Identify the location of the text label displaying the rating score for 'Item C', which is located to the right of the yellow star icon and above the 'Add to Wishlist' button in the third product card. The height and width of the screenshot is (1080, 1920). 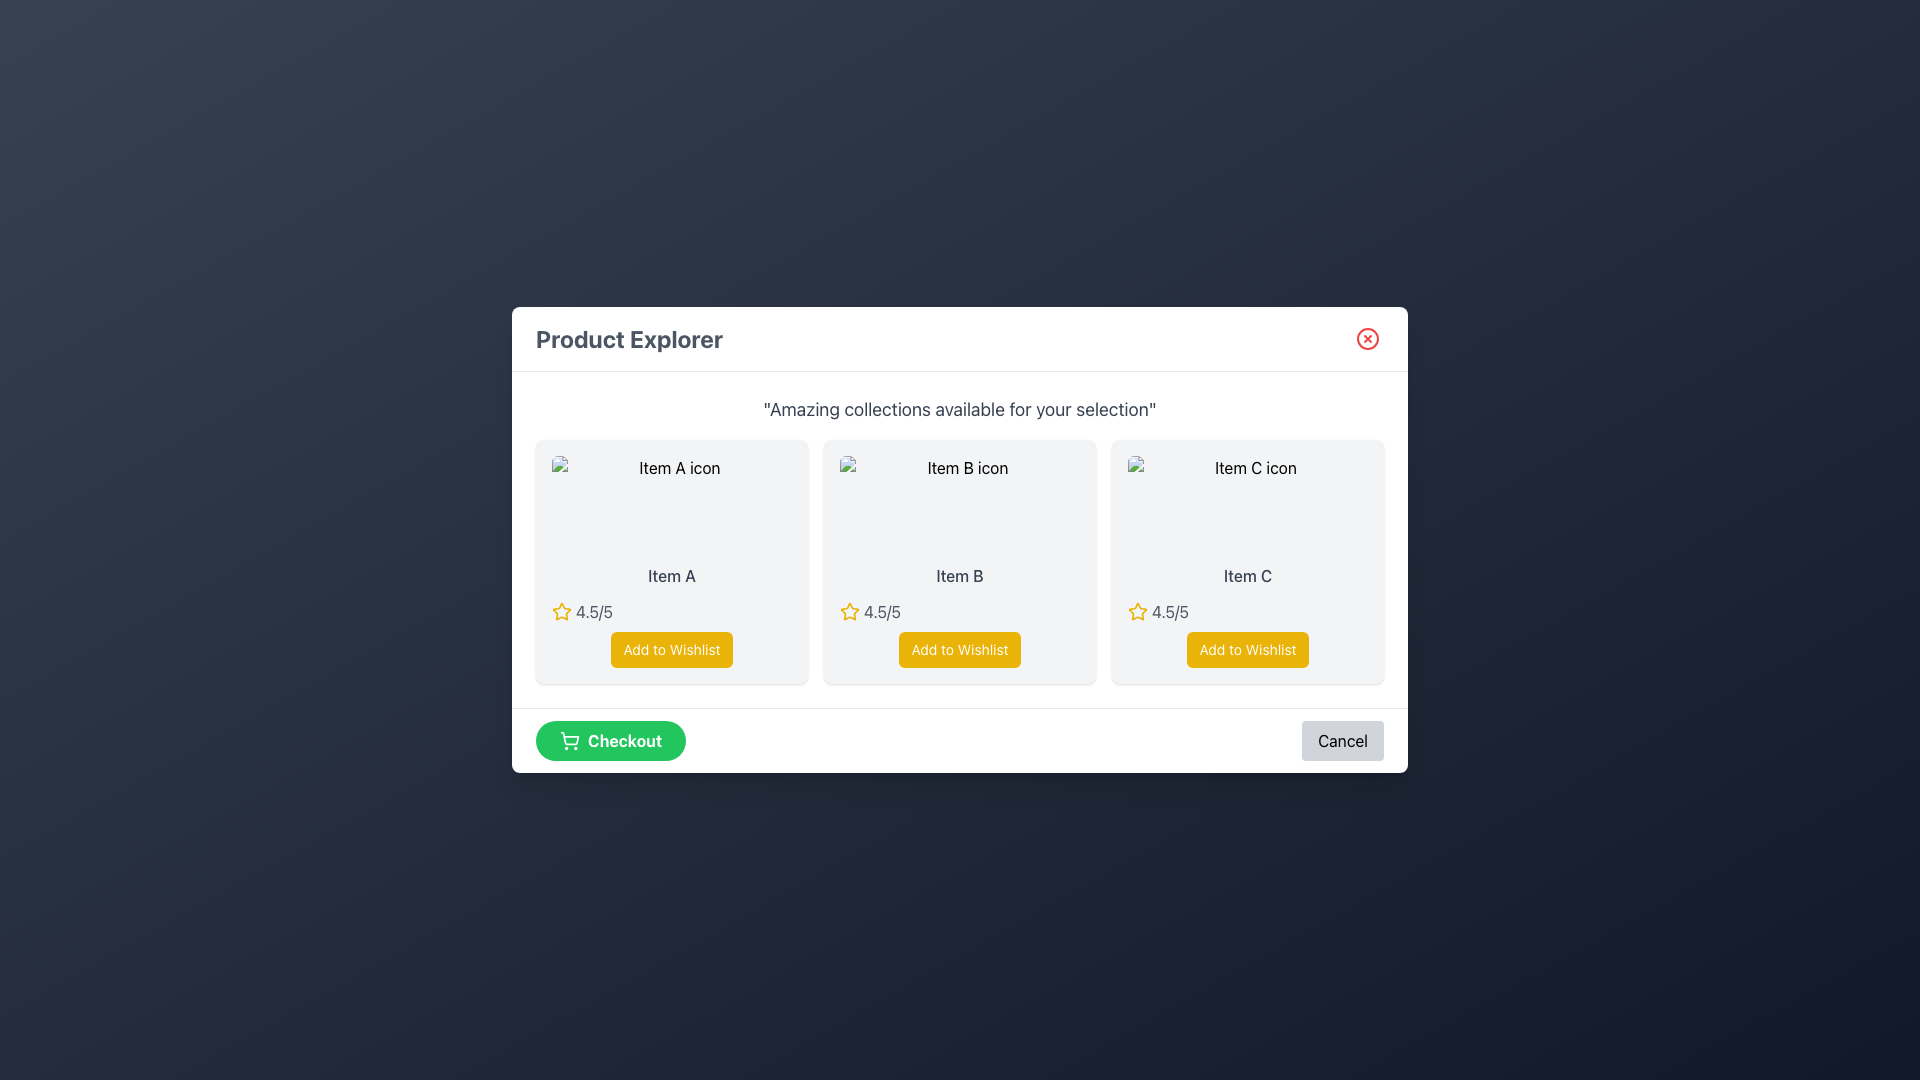
(1170, 611).